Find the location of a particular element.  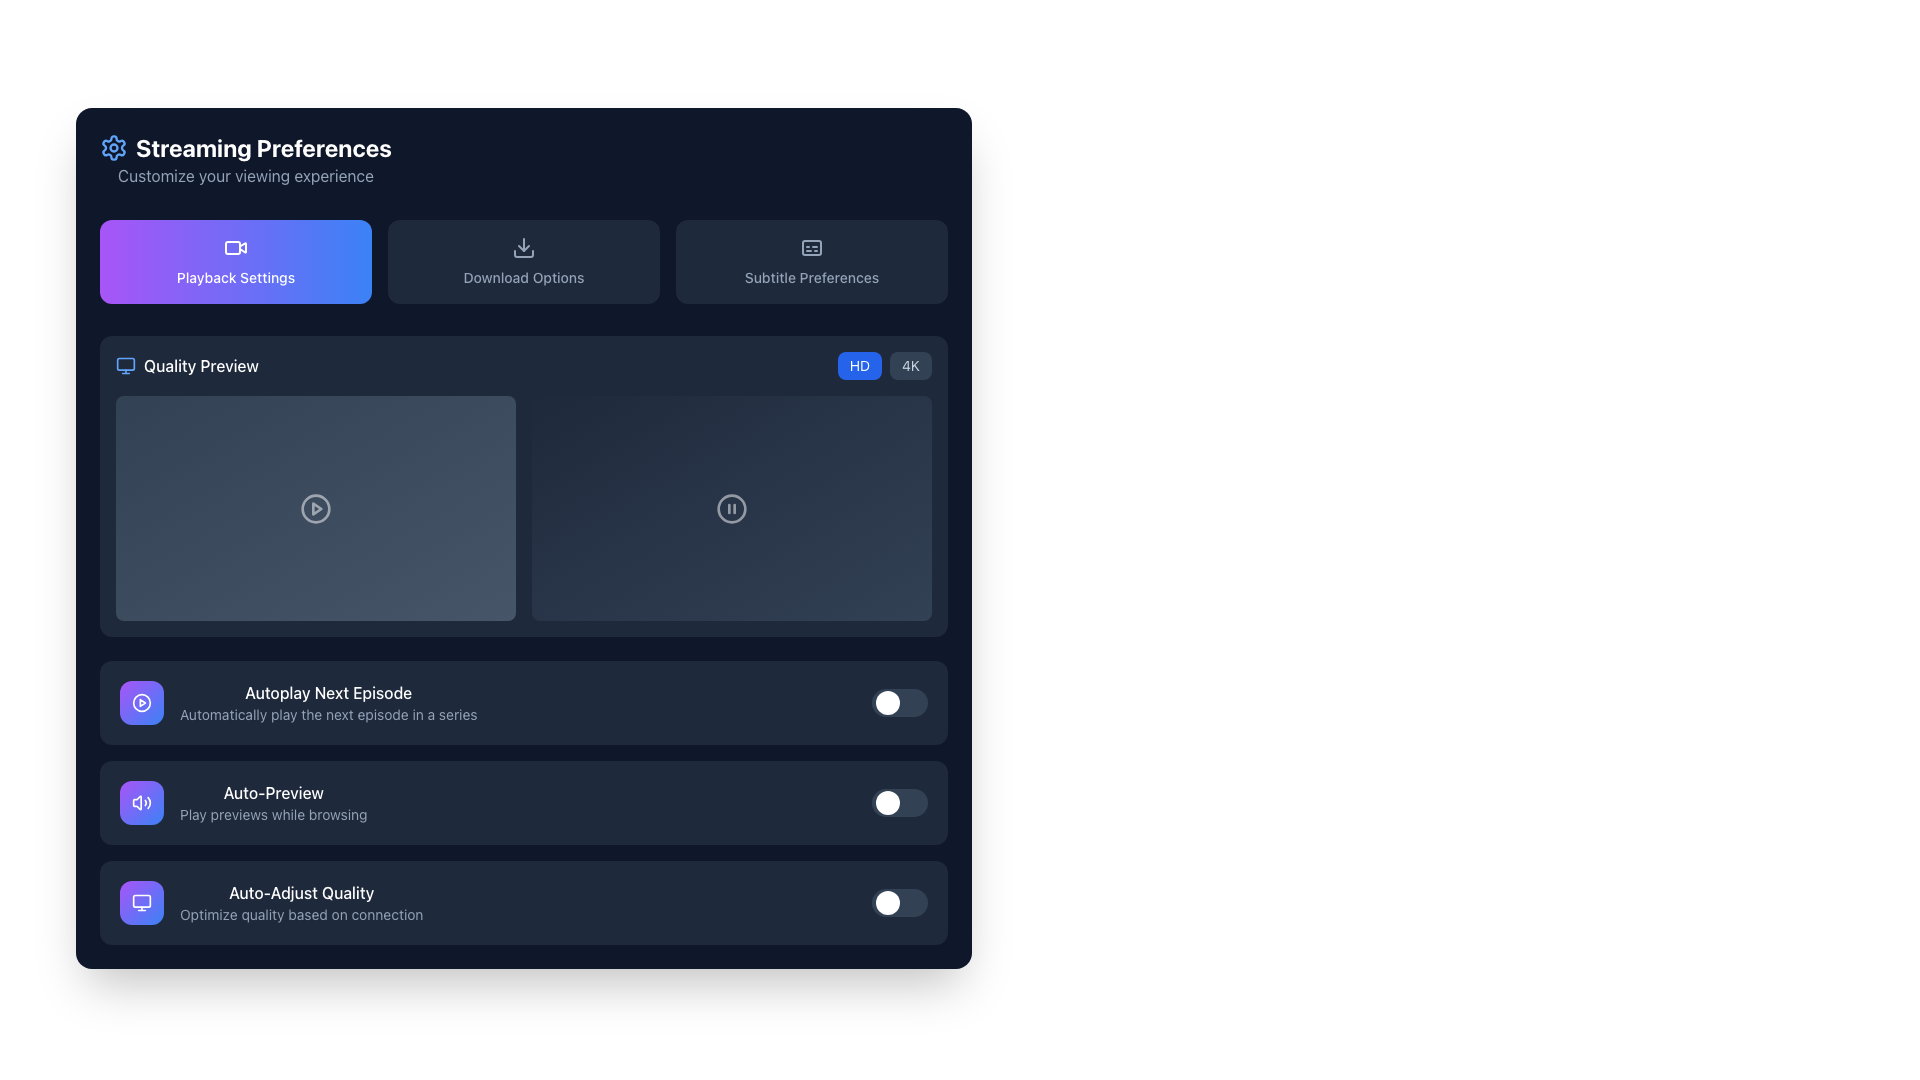

the circular knob of the toggle switch located in the bottom right corner of the 'Auto-Adjust Quality' option row under the 'Streaming Preferences' section is located at coordinates (899, 902).